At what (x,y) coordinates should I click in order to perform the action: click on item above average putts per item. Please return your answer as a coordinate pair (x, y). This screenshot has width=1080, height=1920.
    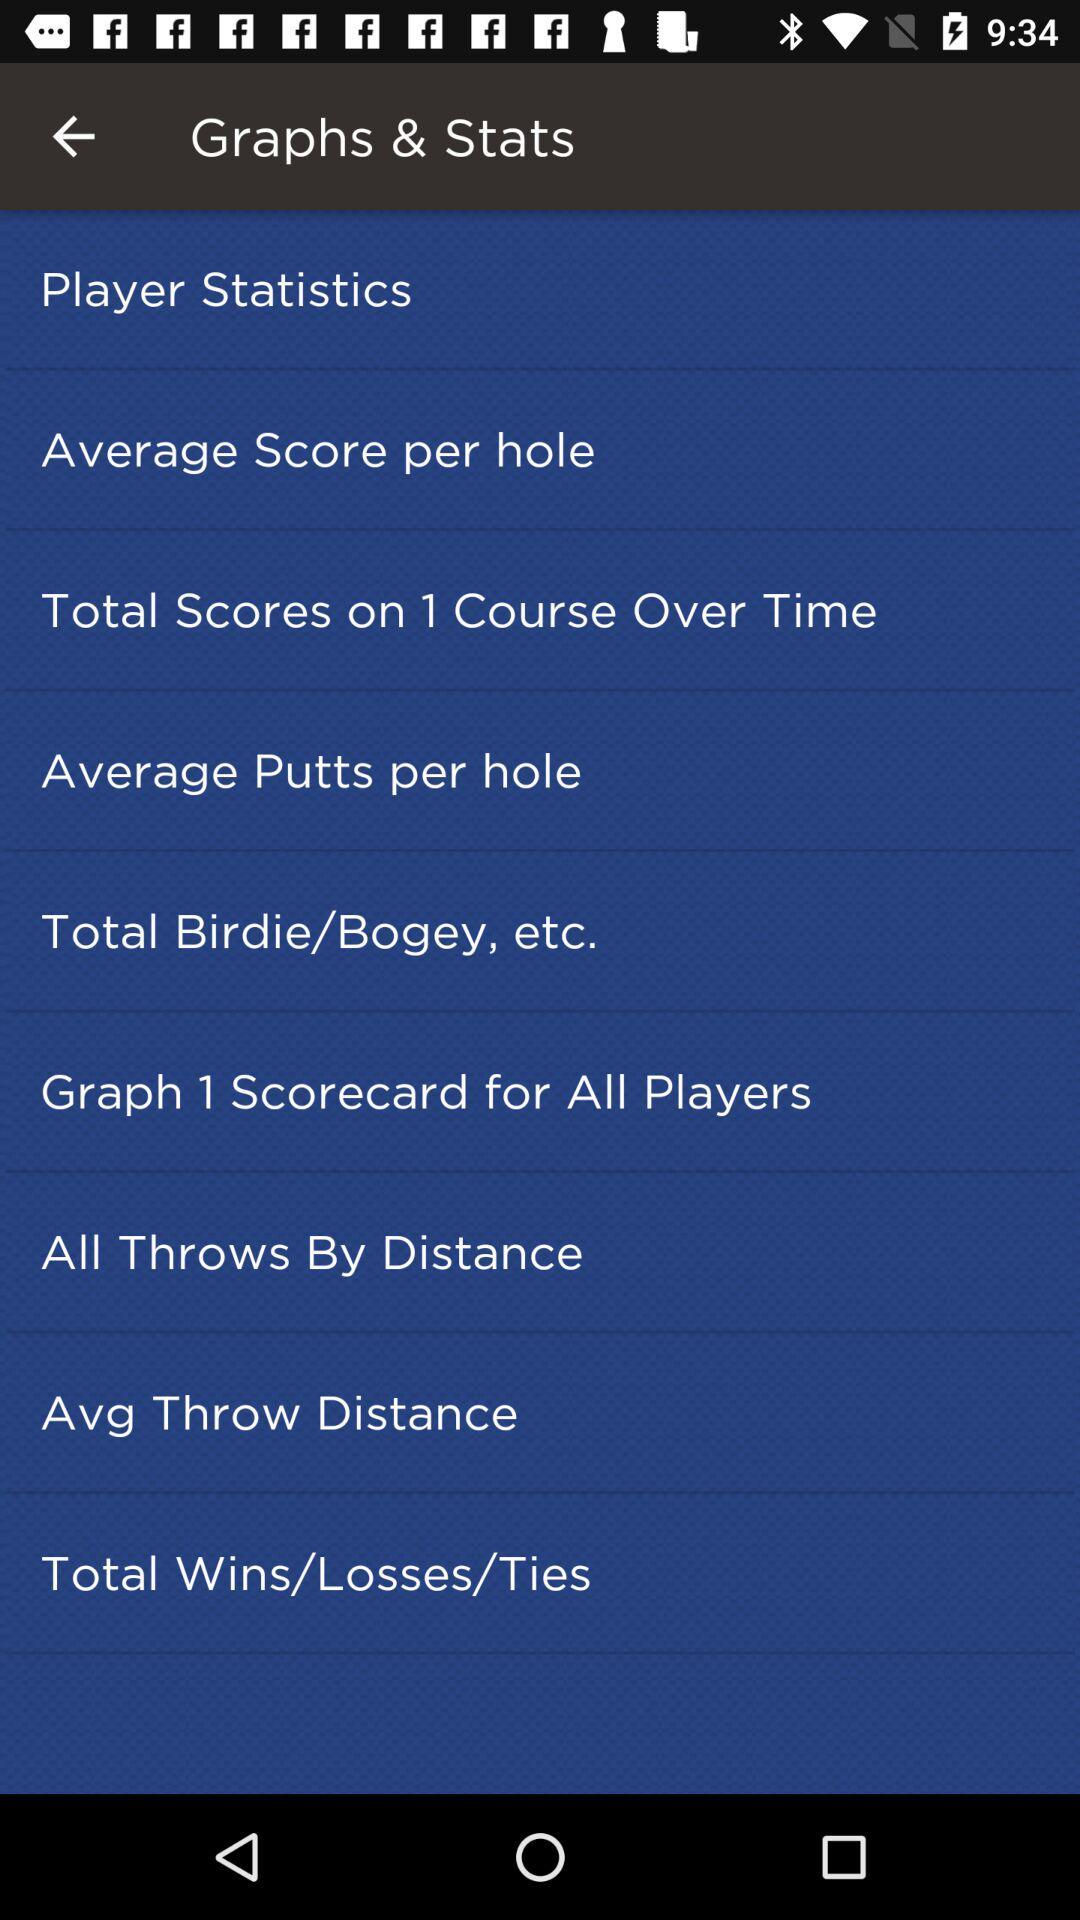
    Looking at the image, I should click on (546, 608).